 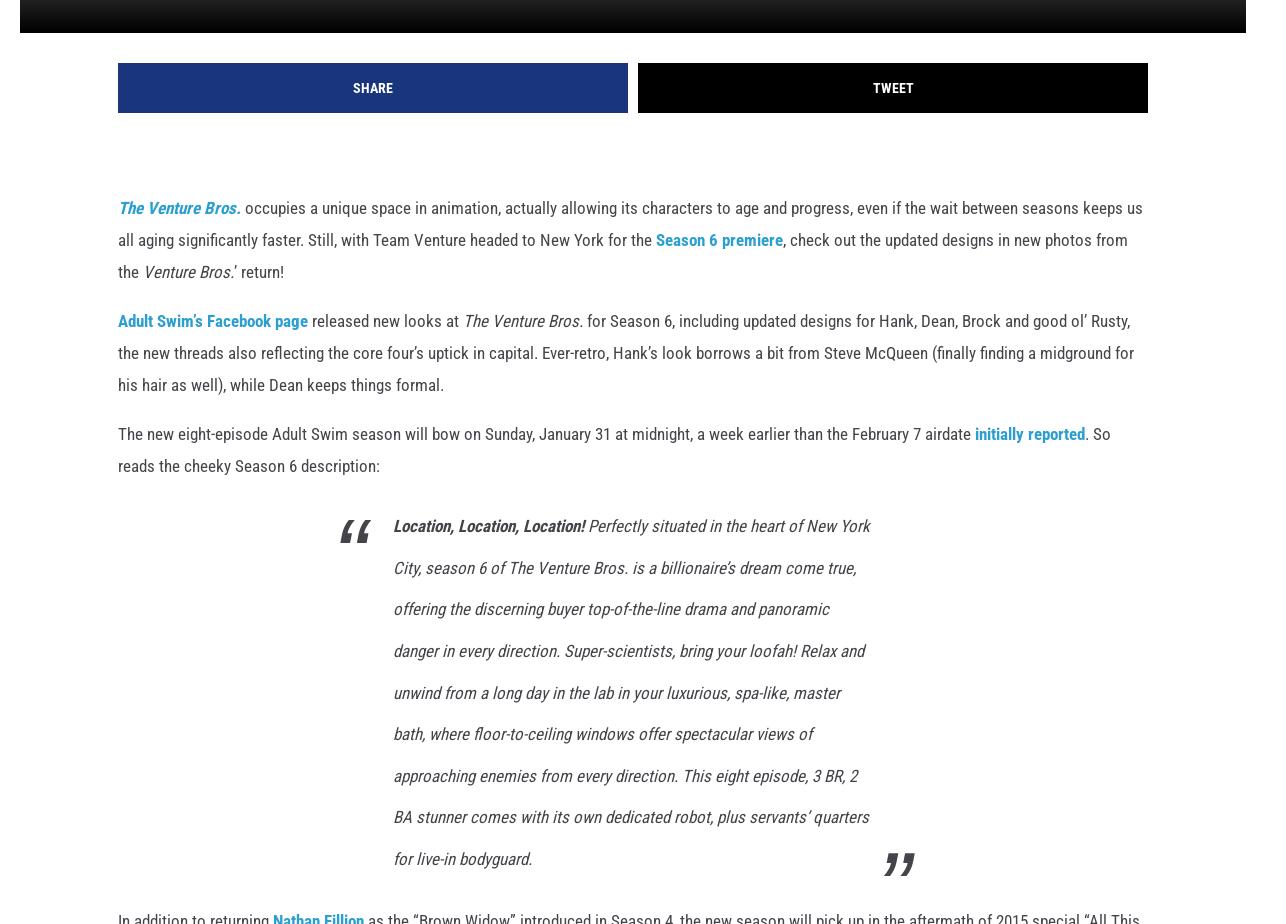 What do you see at coordinates (212, 352) in the screenshot?
I see `'Adult Swim’s Facebook page'` at bounding box center [212, 352].